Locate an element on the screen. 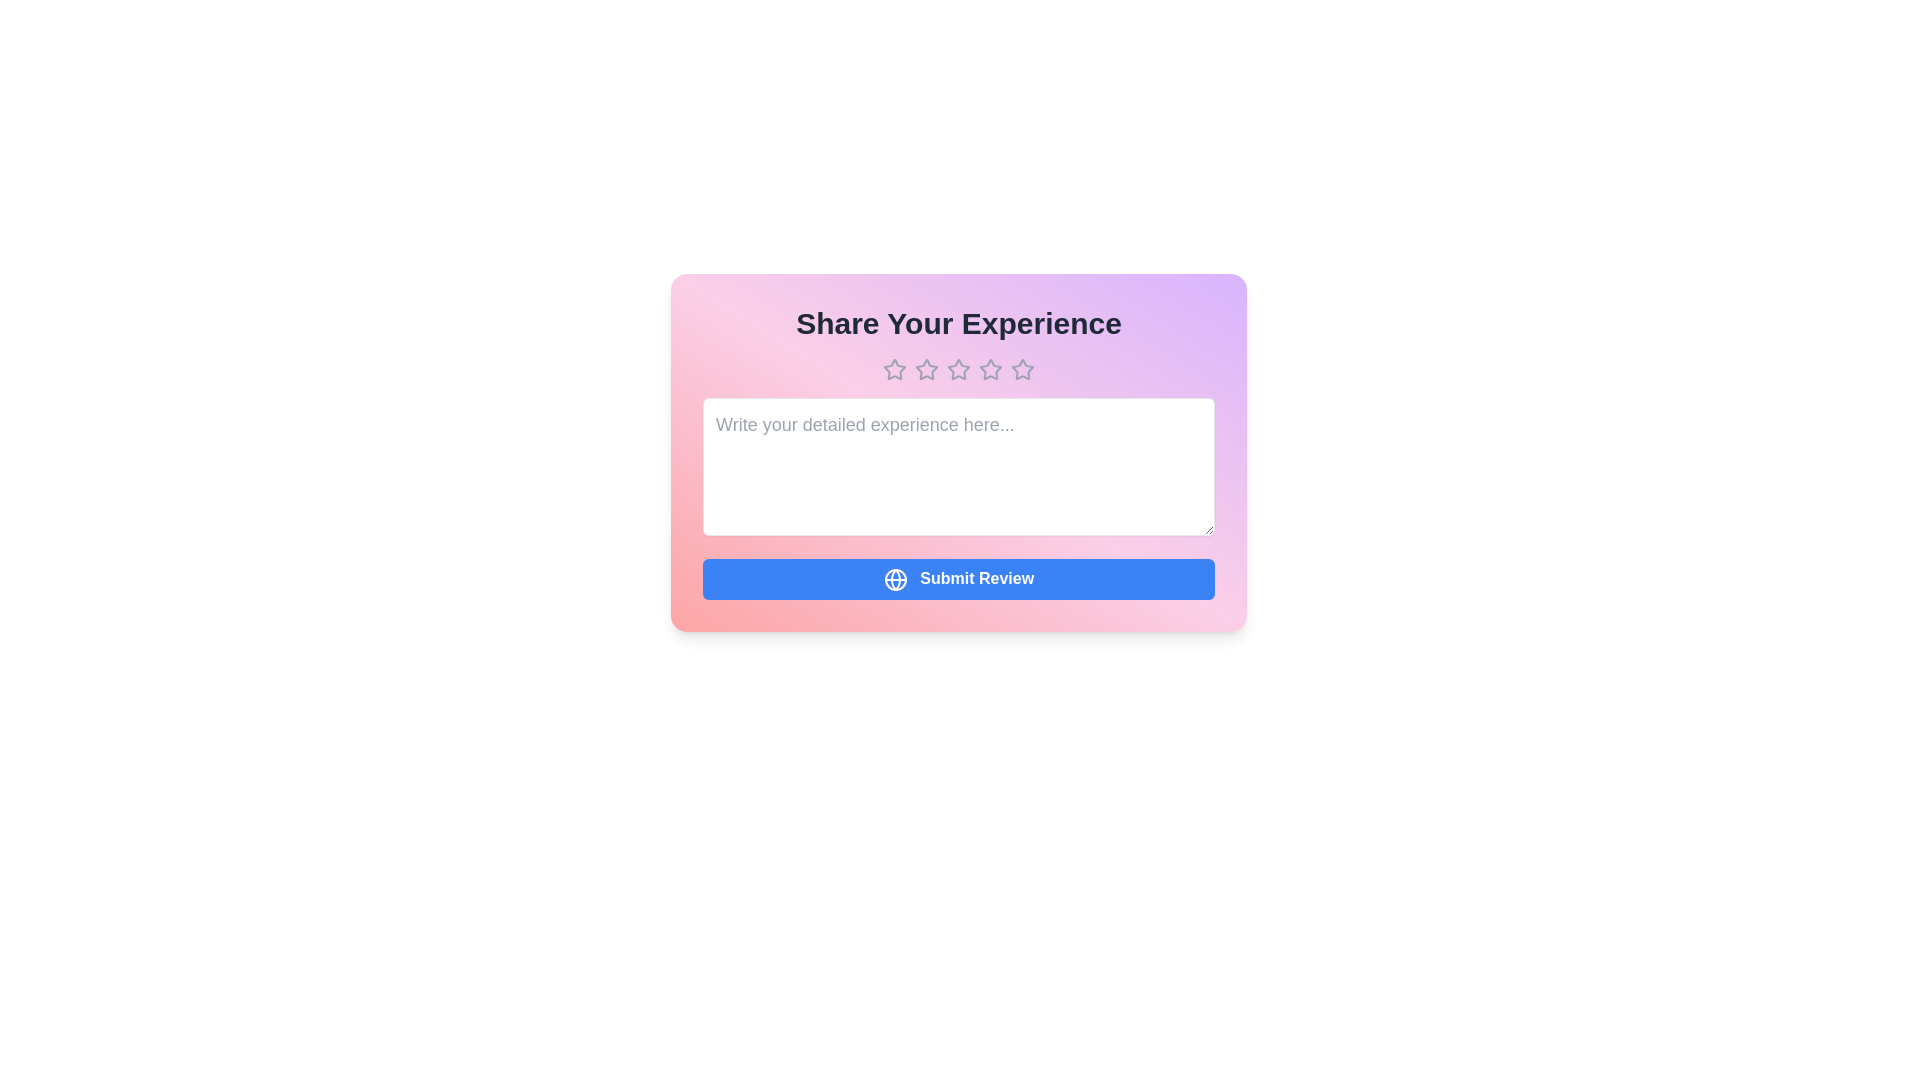  the star corresponding to 4 stars to preview the rating is located at coordinates (990, 370).